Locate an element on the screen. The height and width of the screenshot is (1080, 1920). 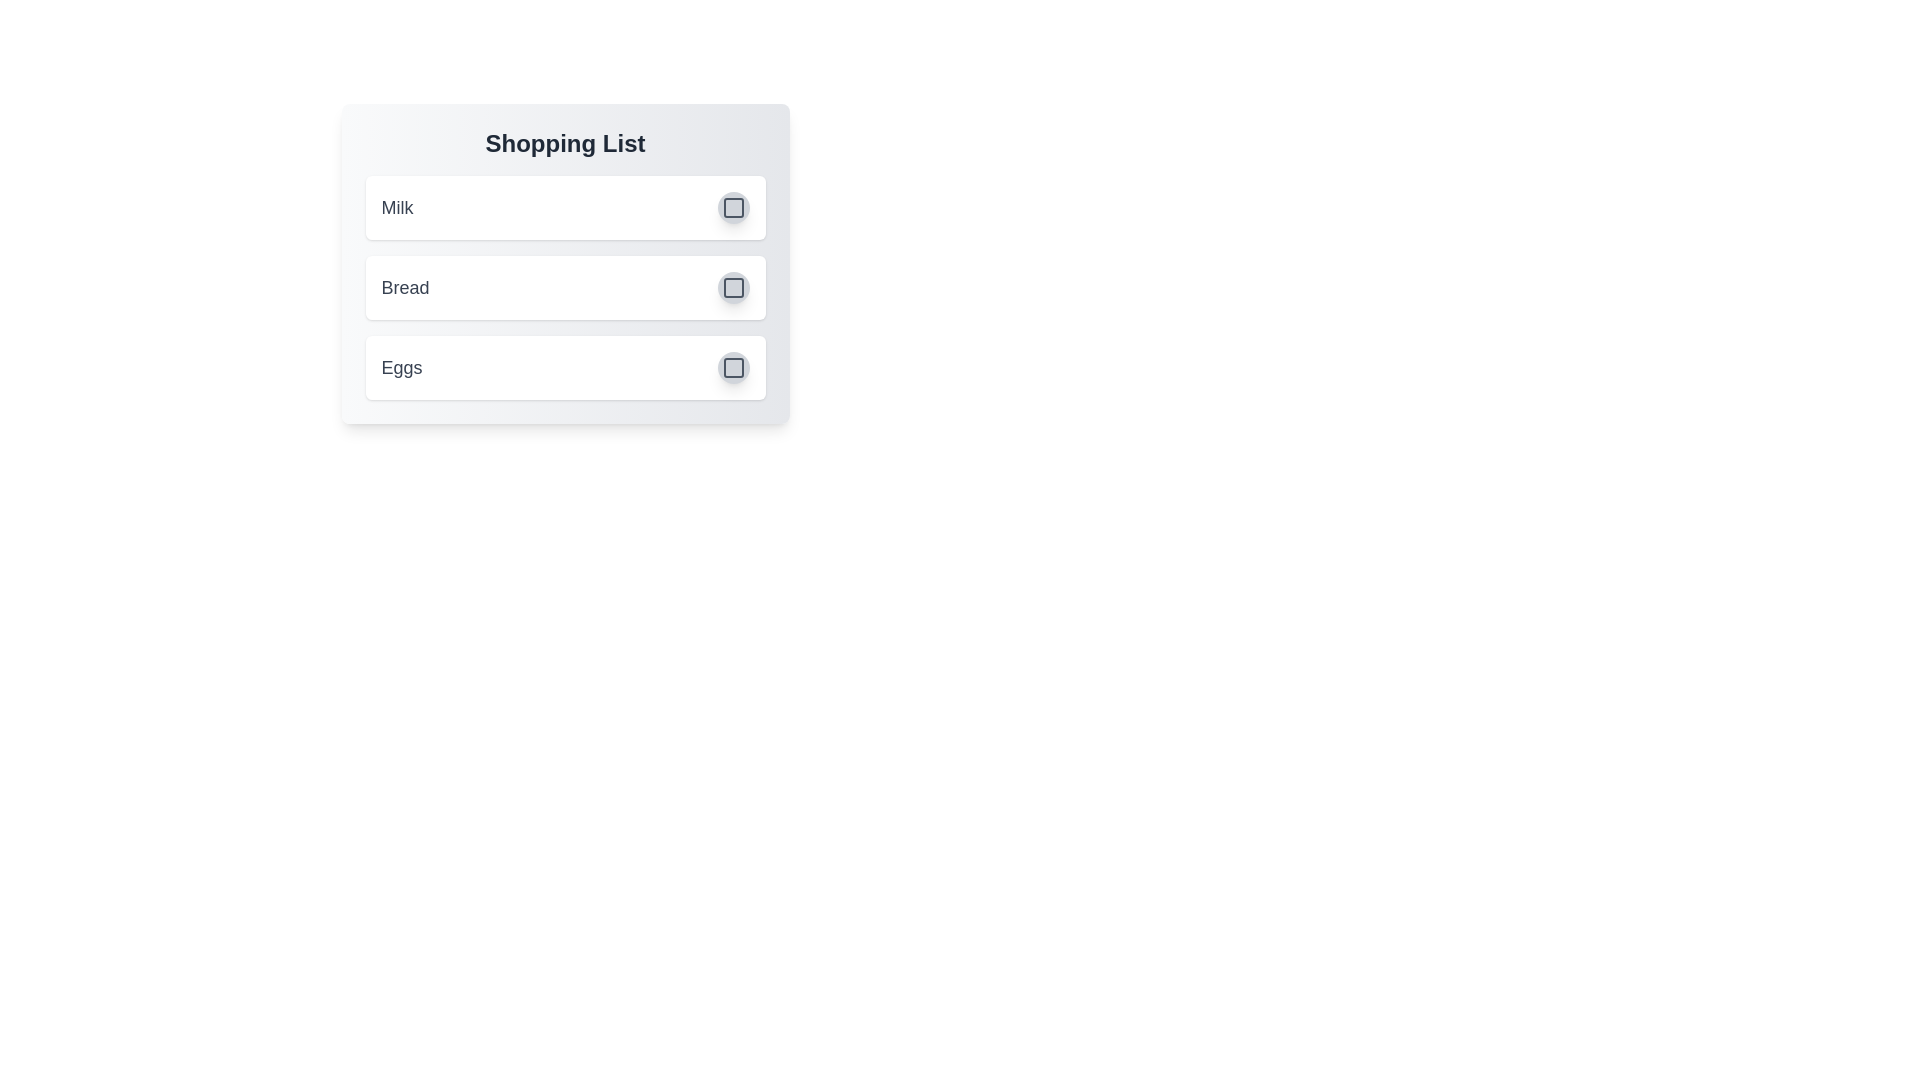
the text of the item 'Milk' to select it is located at coordinates (397, 208).